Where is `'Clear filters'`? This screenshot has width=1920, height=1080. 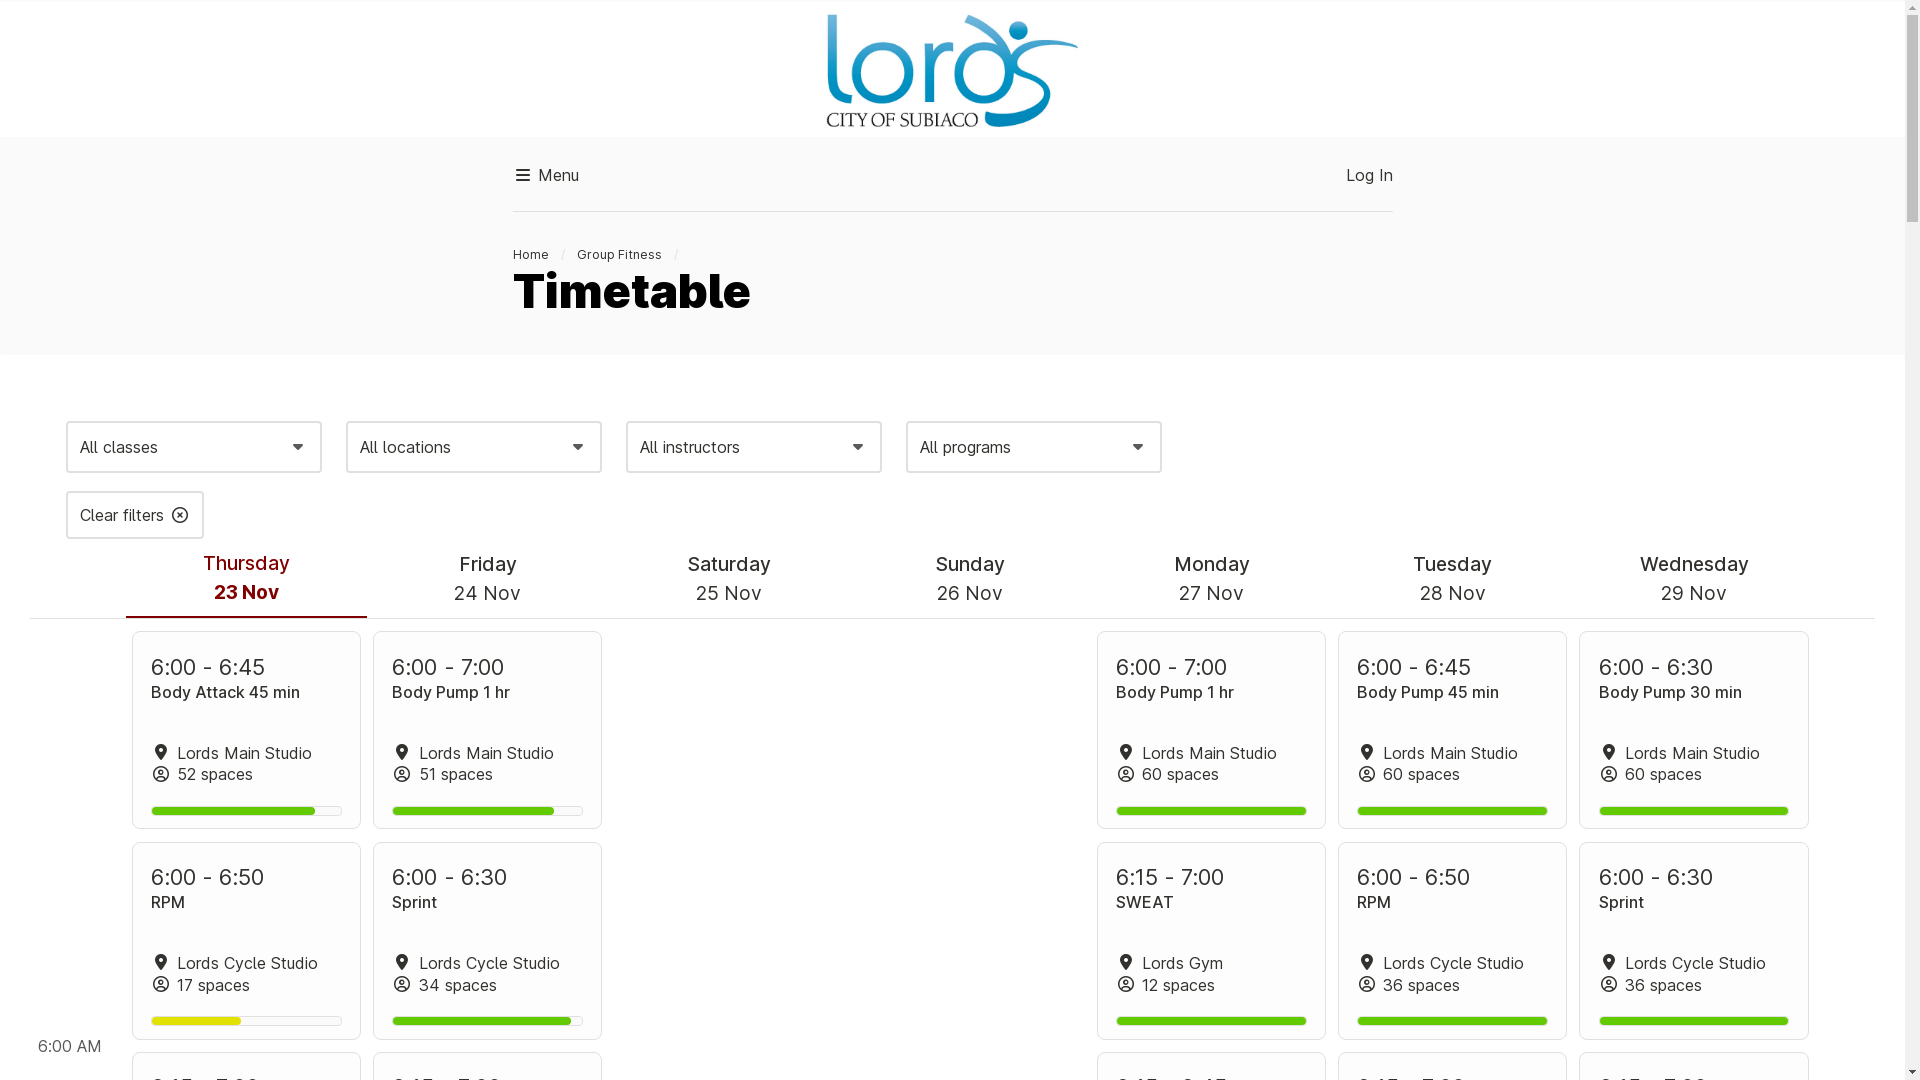 'Clear filters' is located at coordinates (133, 514).